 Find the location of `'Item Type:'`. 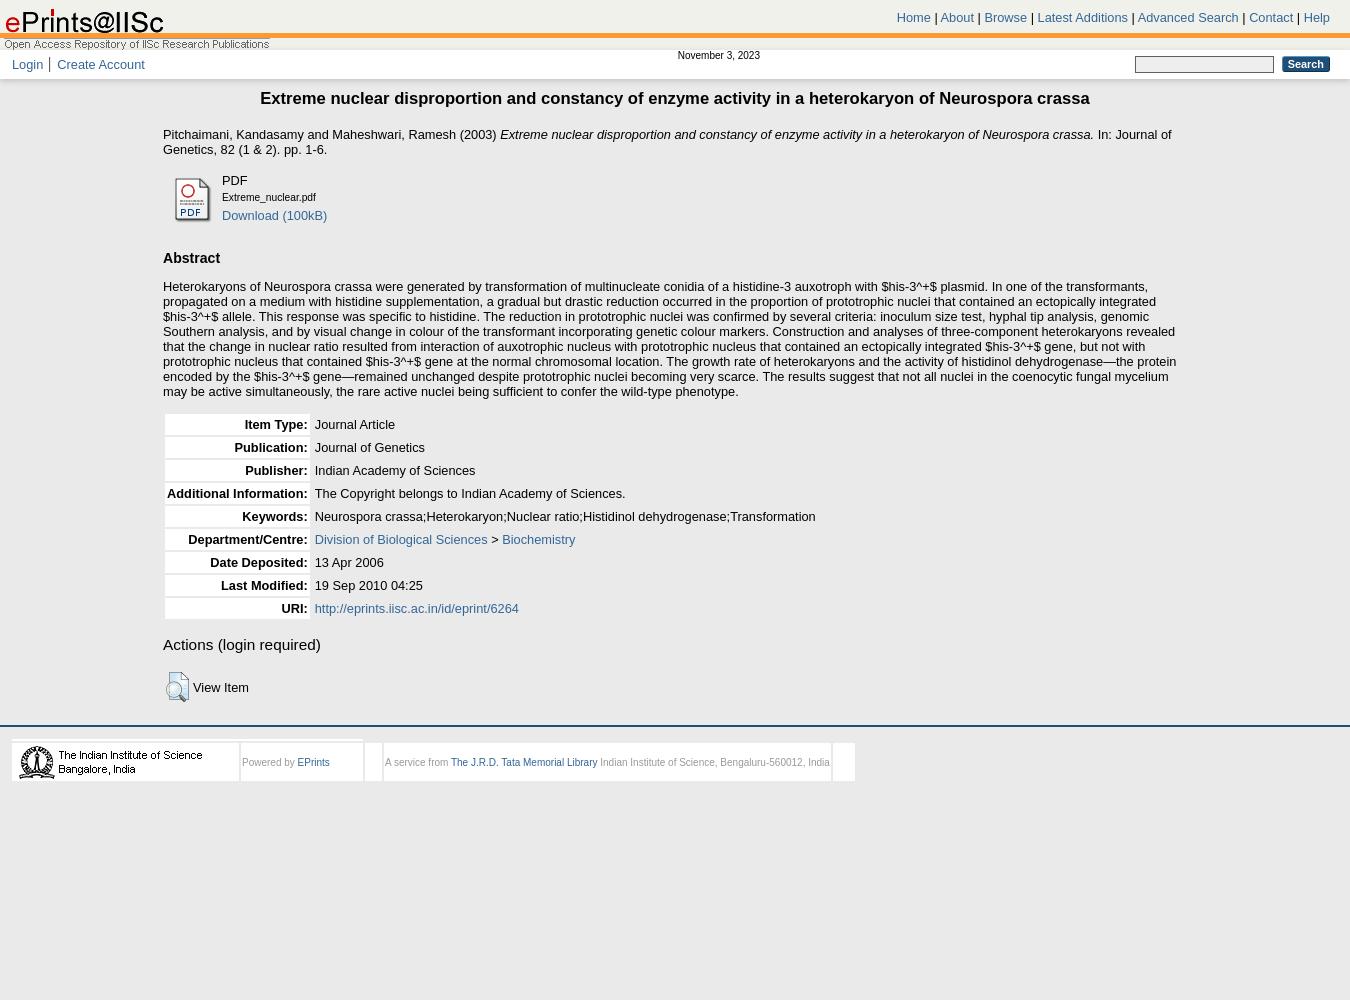

'Item Type:' is located at coordinates (274, 423).